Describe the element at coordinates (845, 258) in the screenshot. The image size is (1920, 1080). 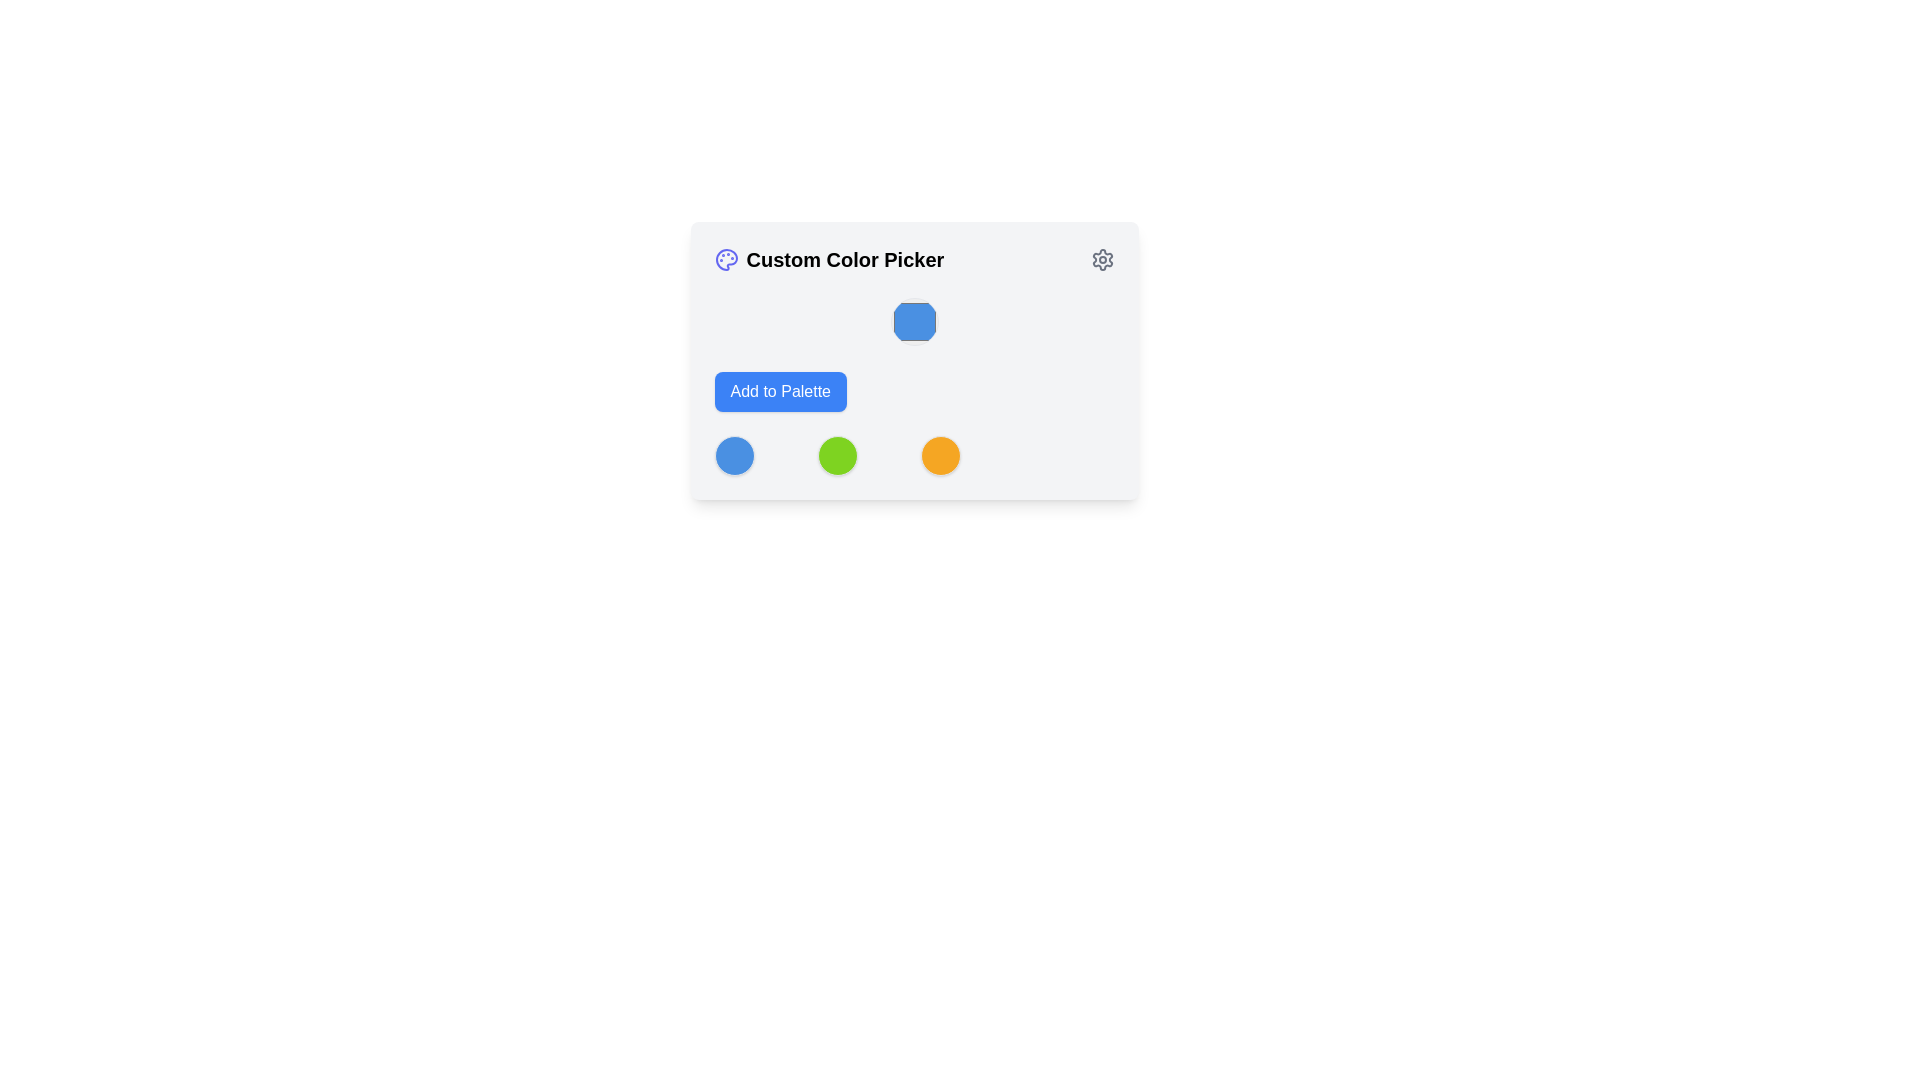
I see `text of the primary label positioned centrally at the top of the interface card` at that location.